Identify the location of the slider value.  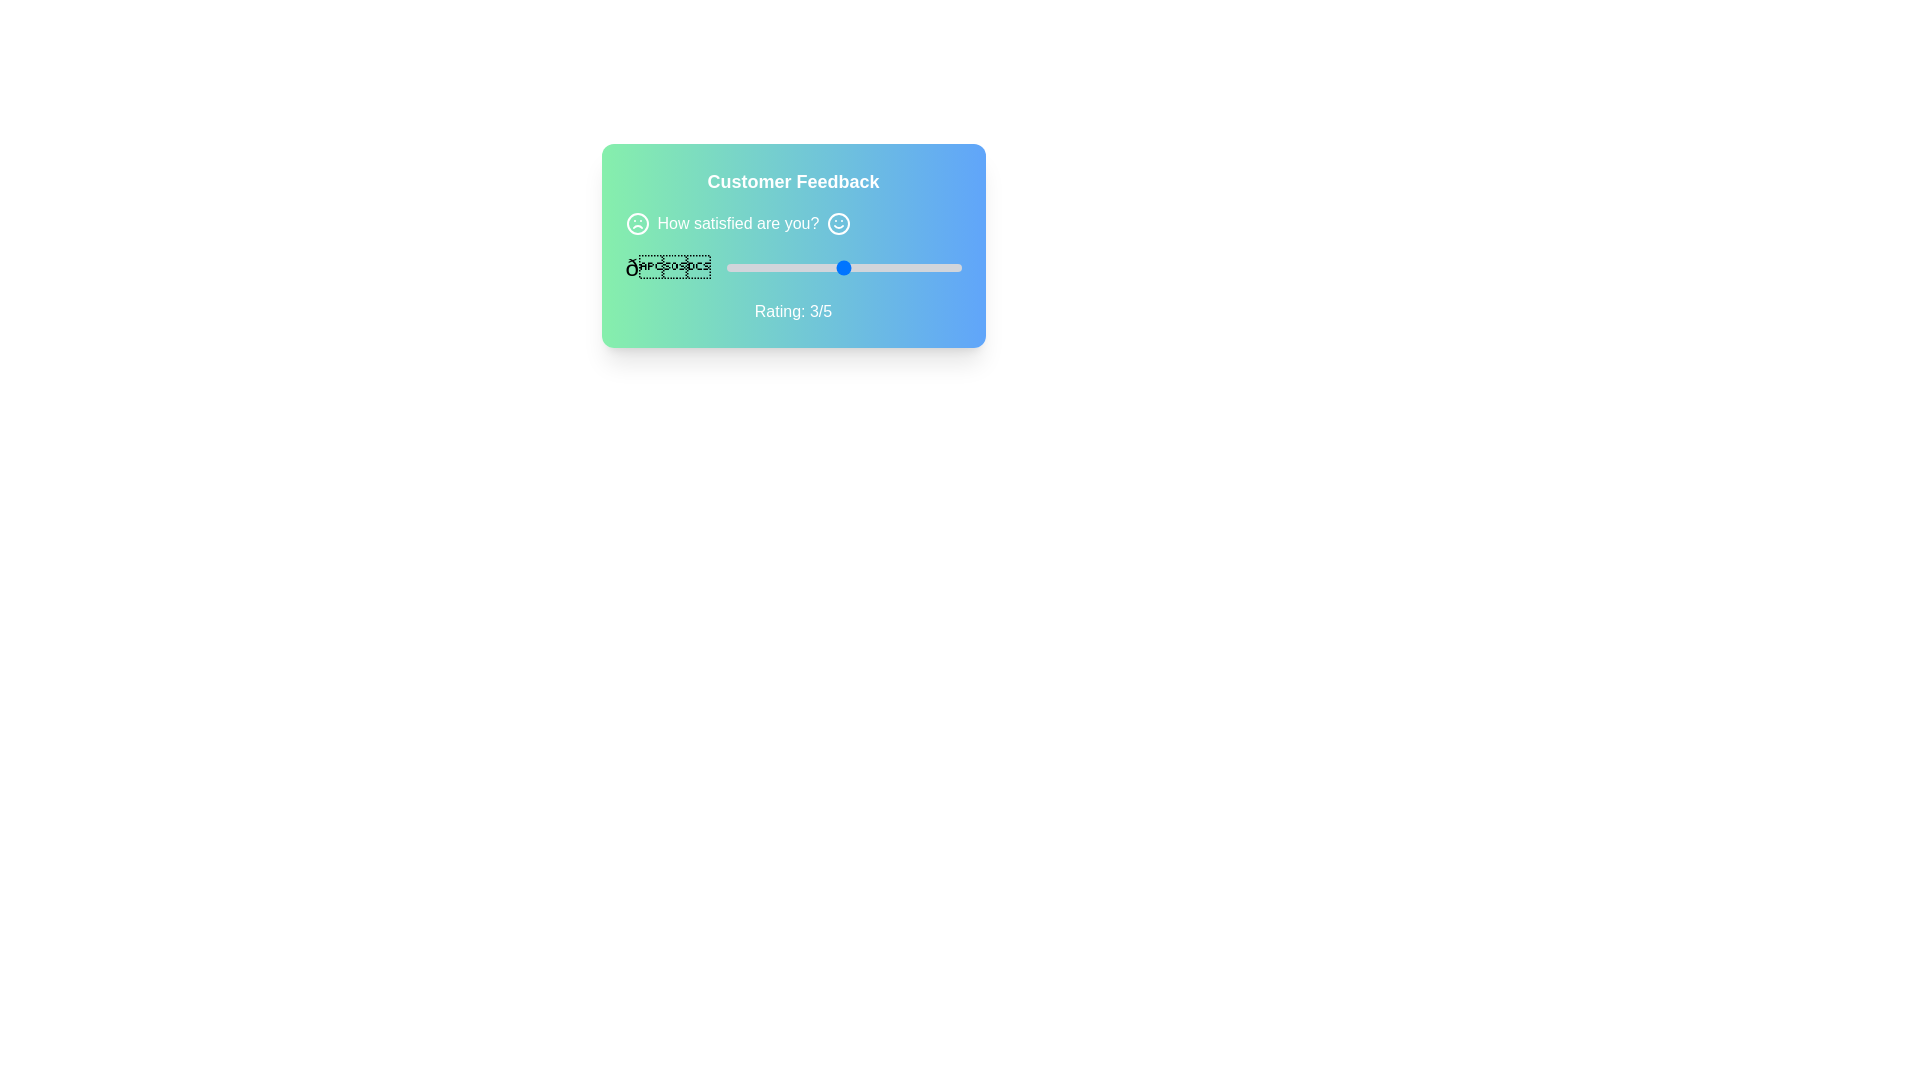
(725, 266).